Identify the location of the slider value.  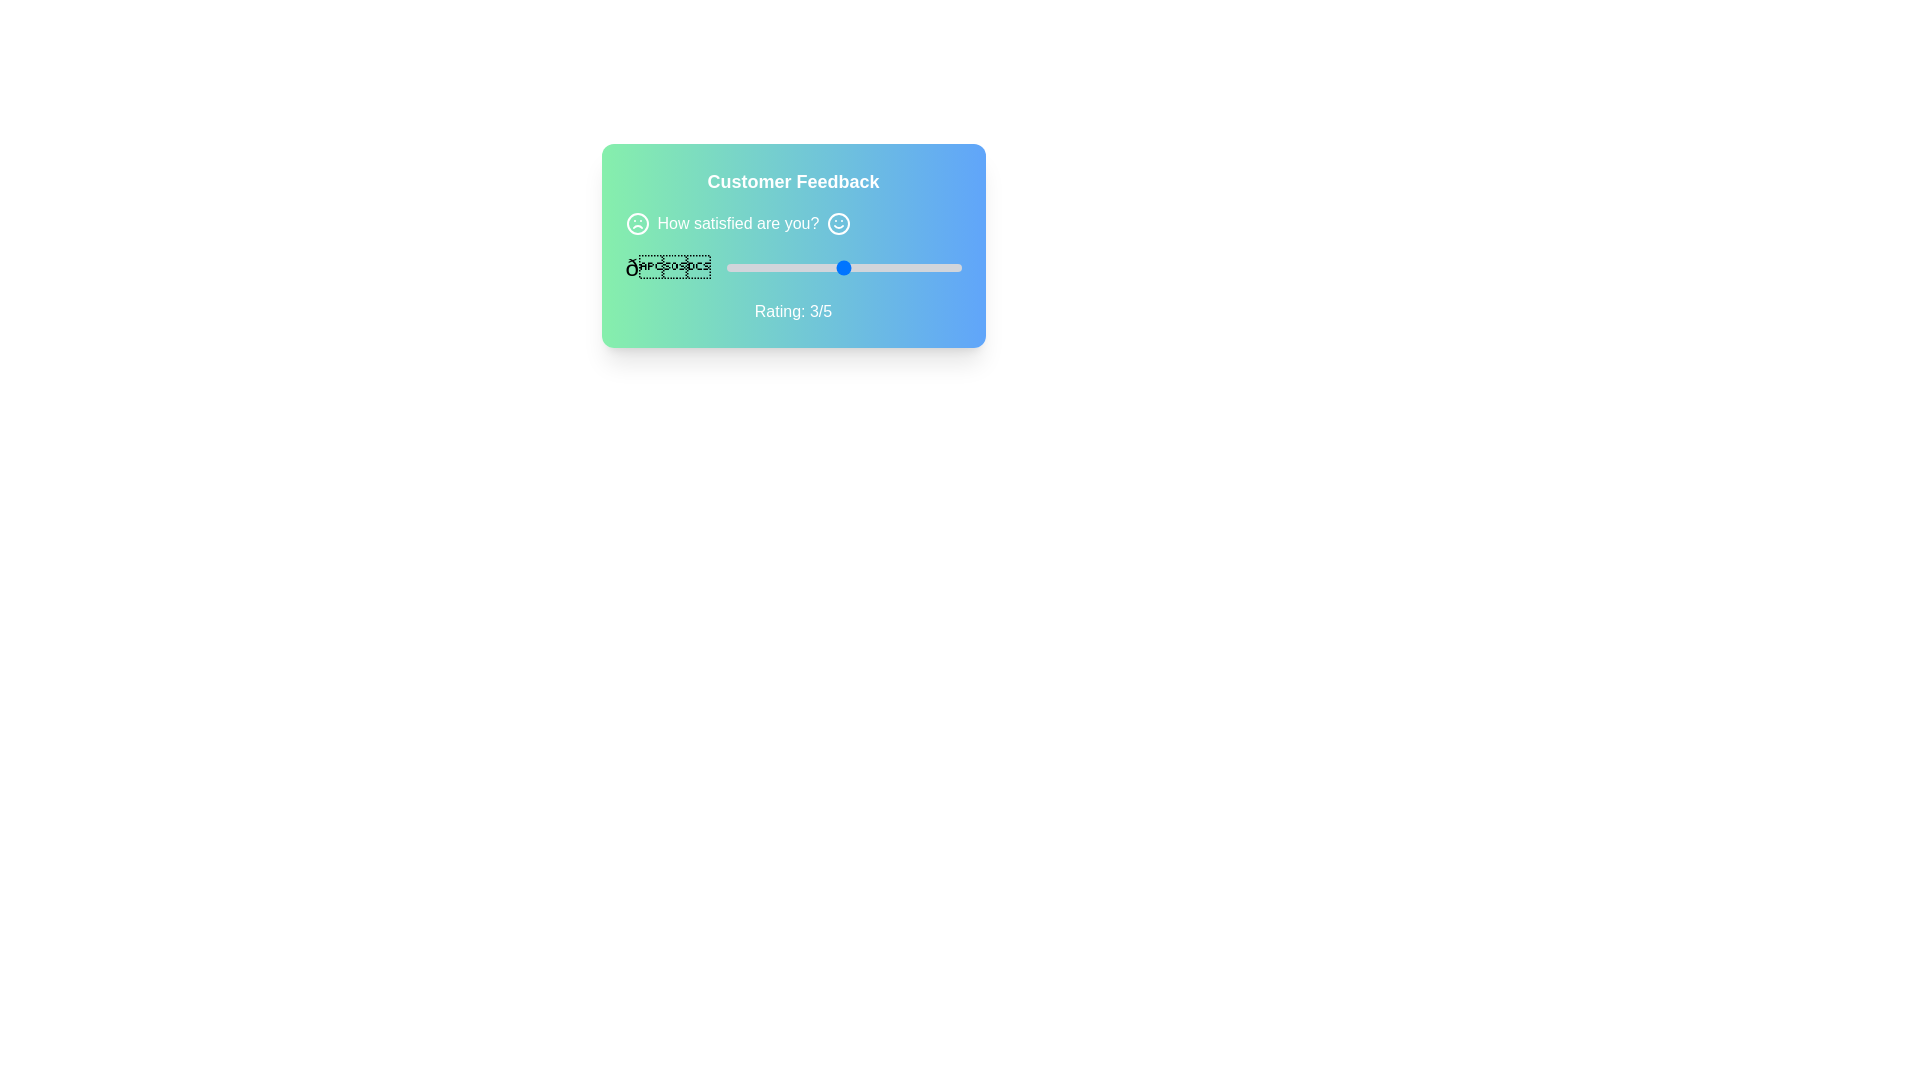
(725, 266).